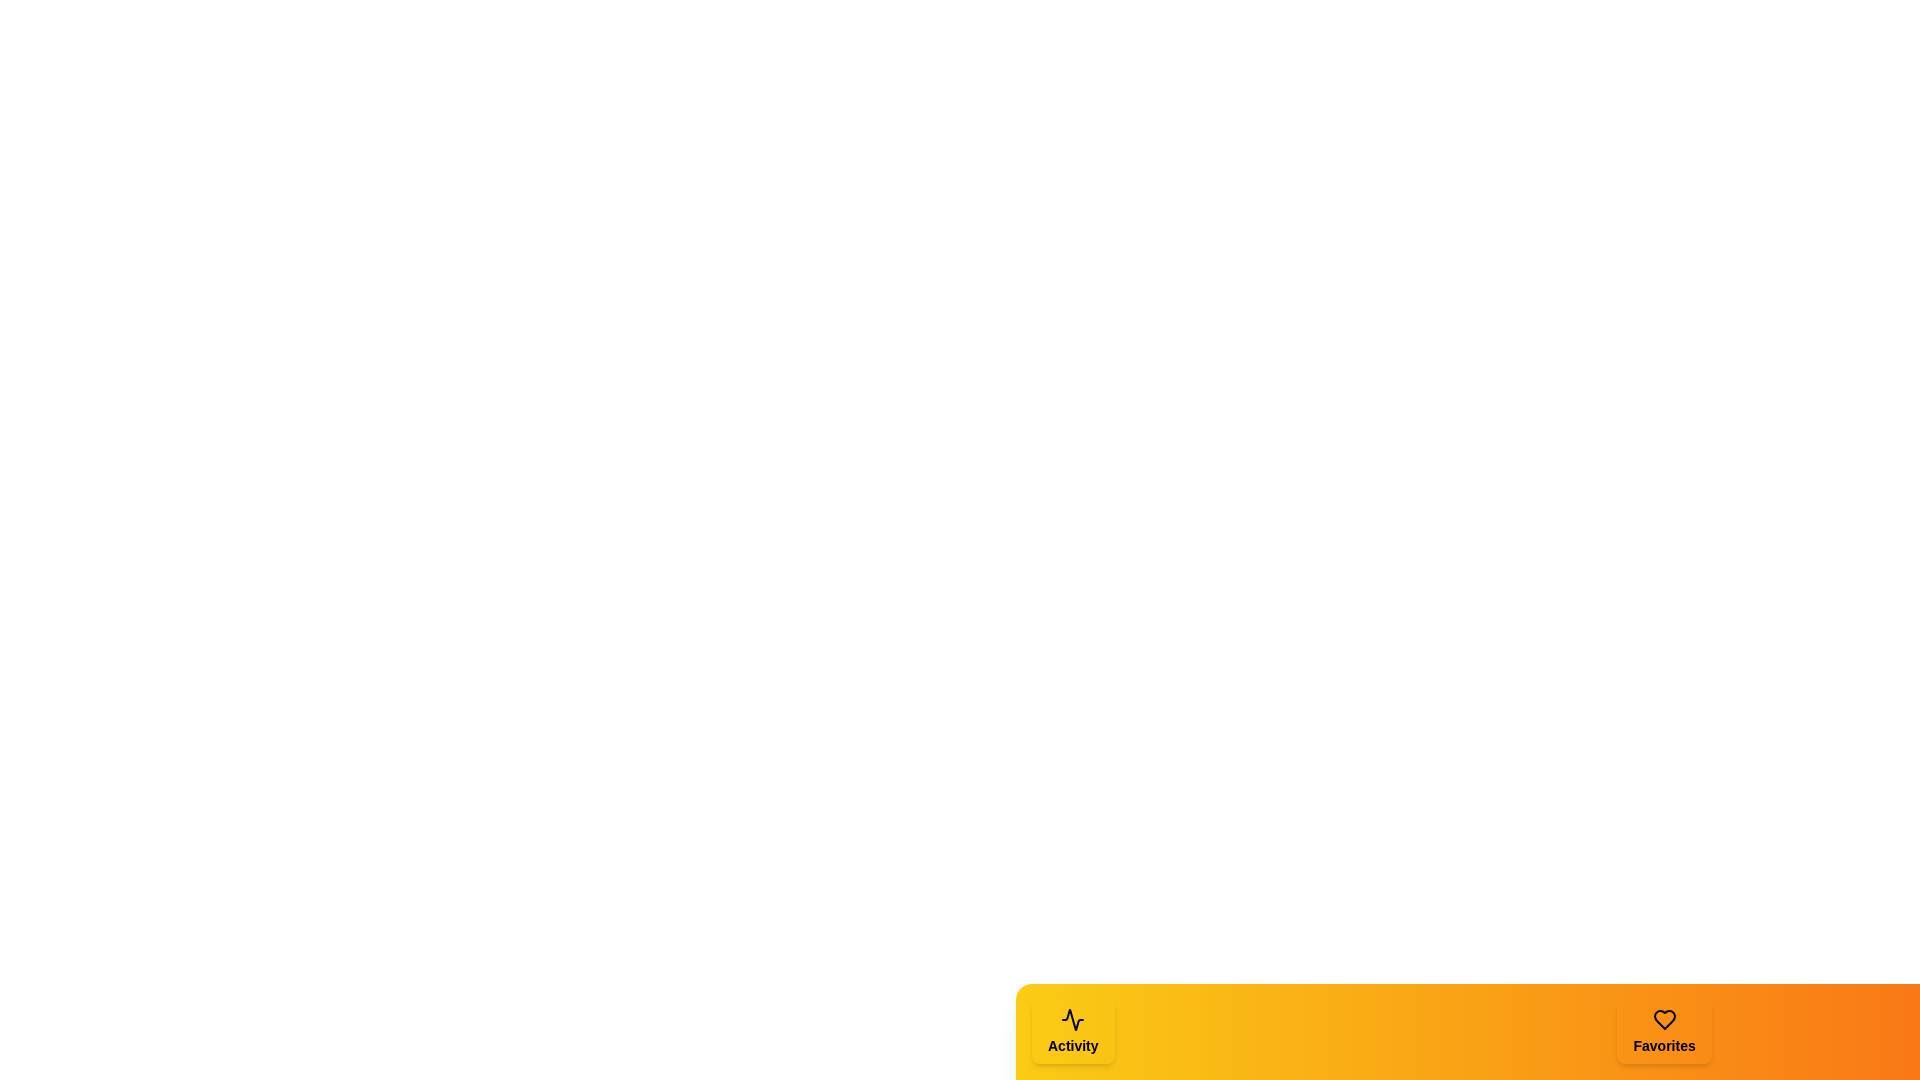  I want to click on the 'Activity' tab to see its hover effect, so click(1072, 1032).